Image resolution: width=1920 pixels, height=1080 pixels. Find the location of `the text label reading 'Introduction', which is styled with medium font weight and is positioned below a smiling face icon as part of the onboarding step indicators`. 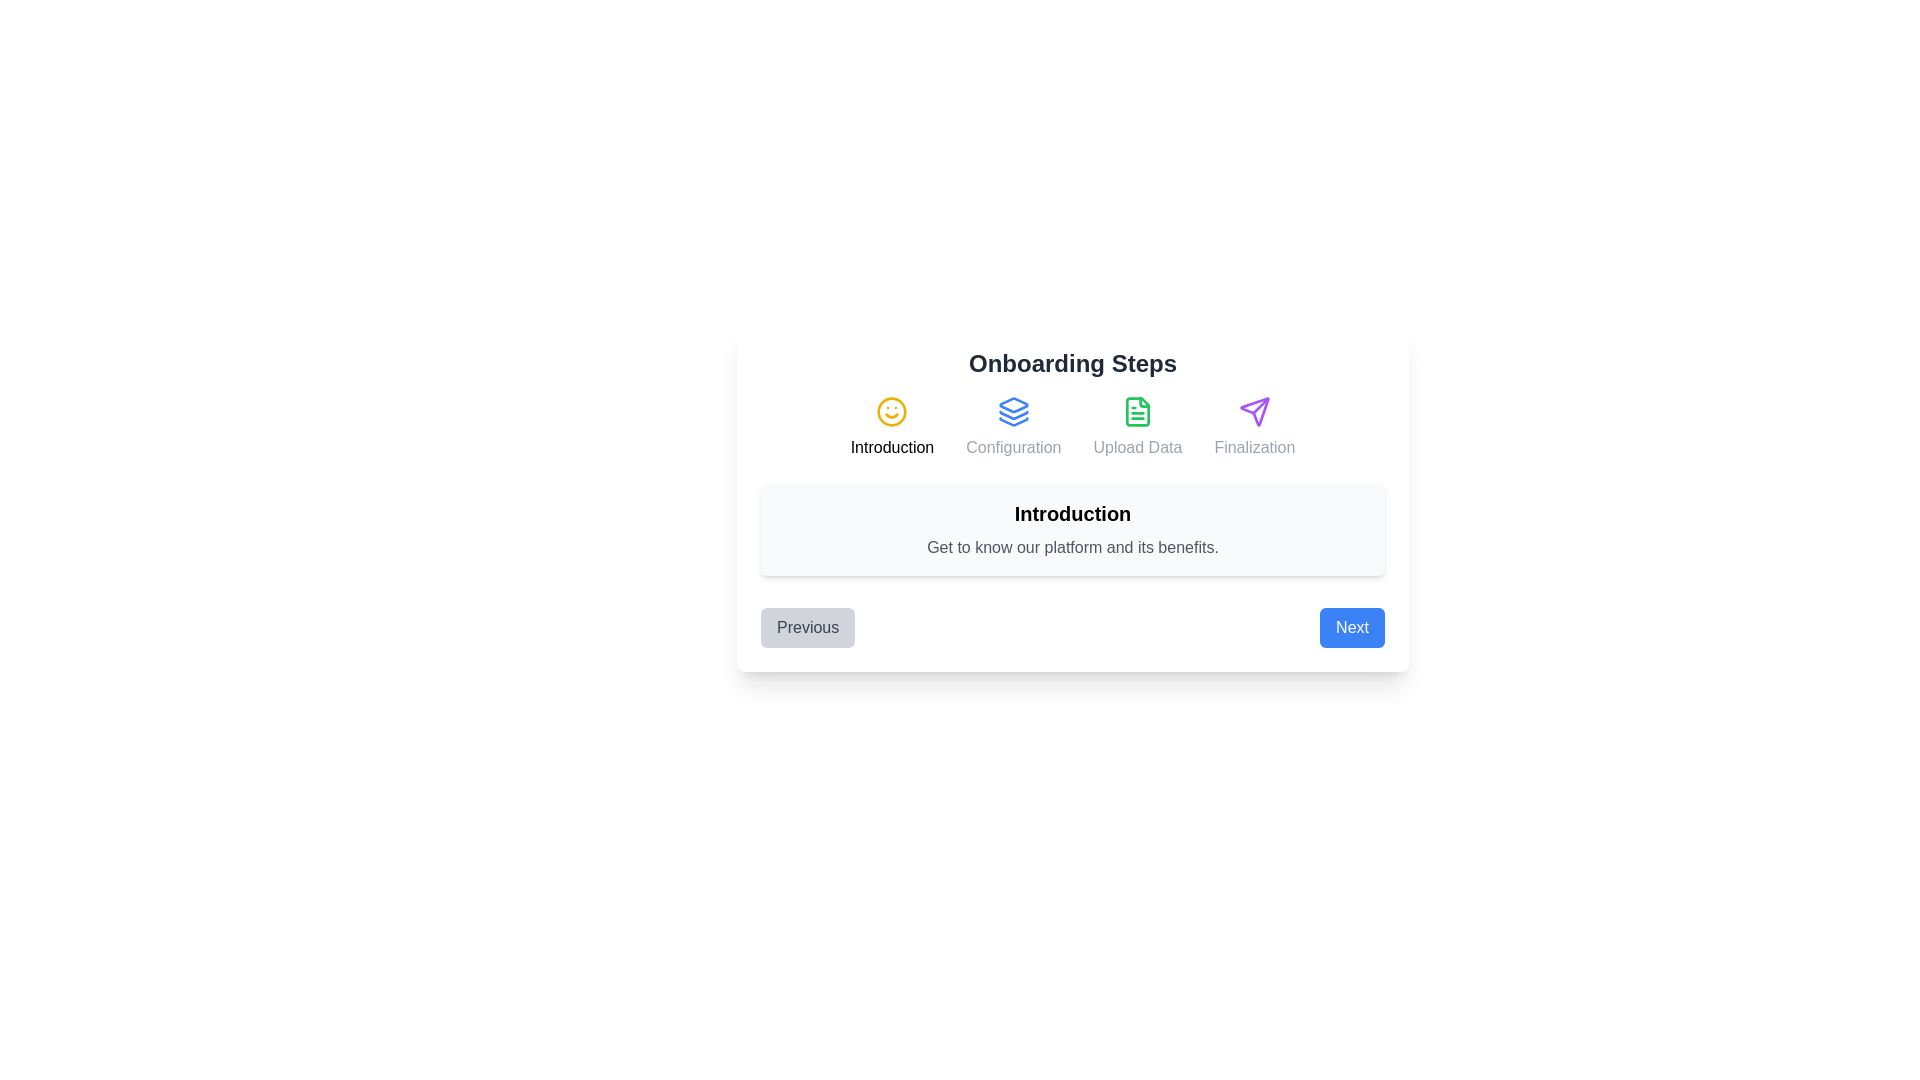

the text label reading 'Introduction', which is styled with medium font weight and is positioned below a smiling face icon as part of the onboarding step indicators is located at coordinates (891, 446).